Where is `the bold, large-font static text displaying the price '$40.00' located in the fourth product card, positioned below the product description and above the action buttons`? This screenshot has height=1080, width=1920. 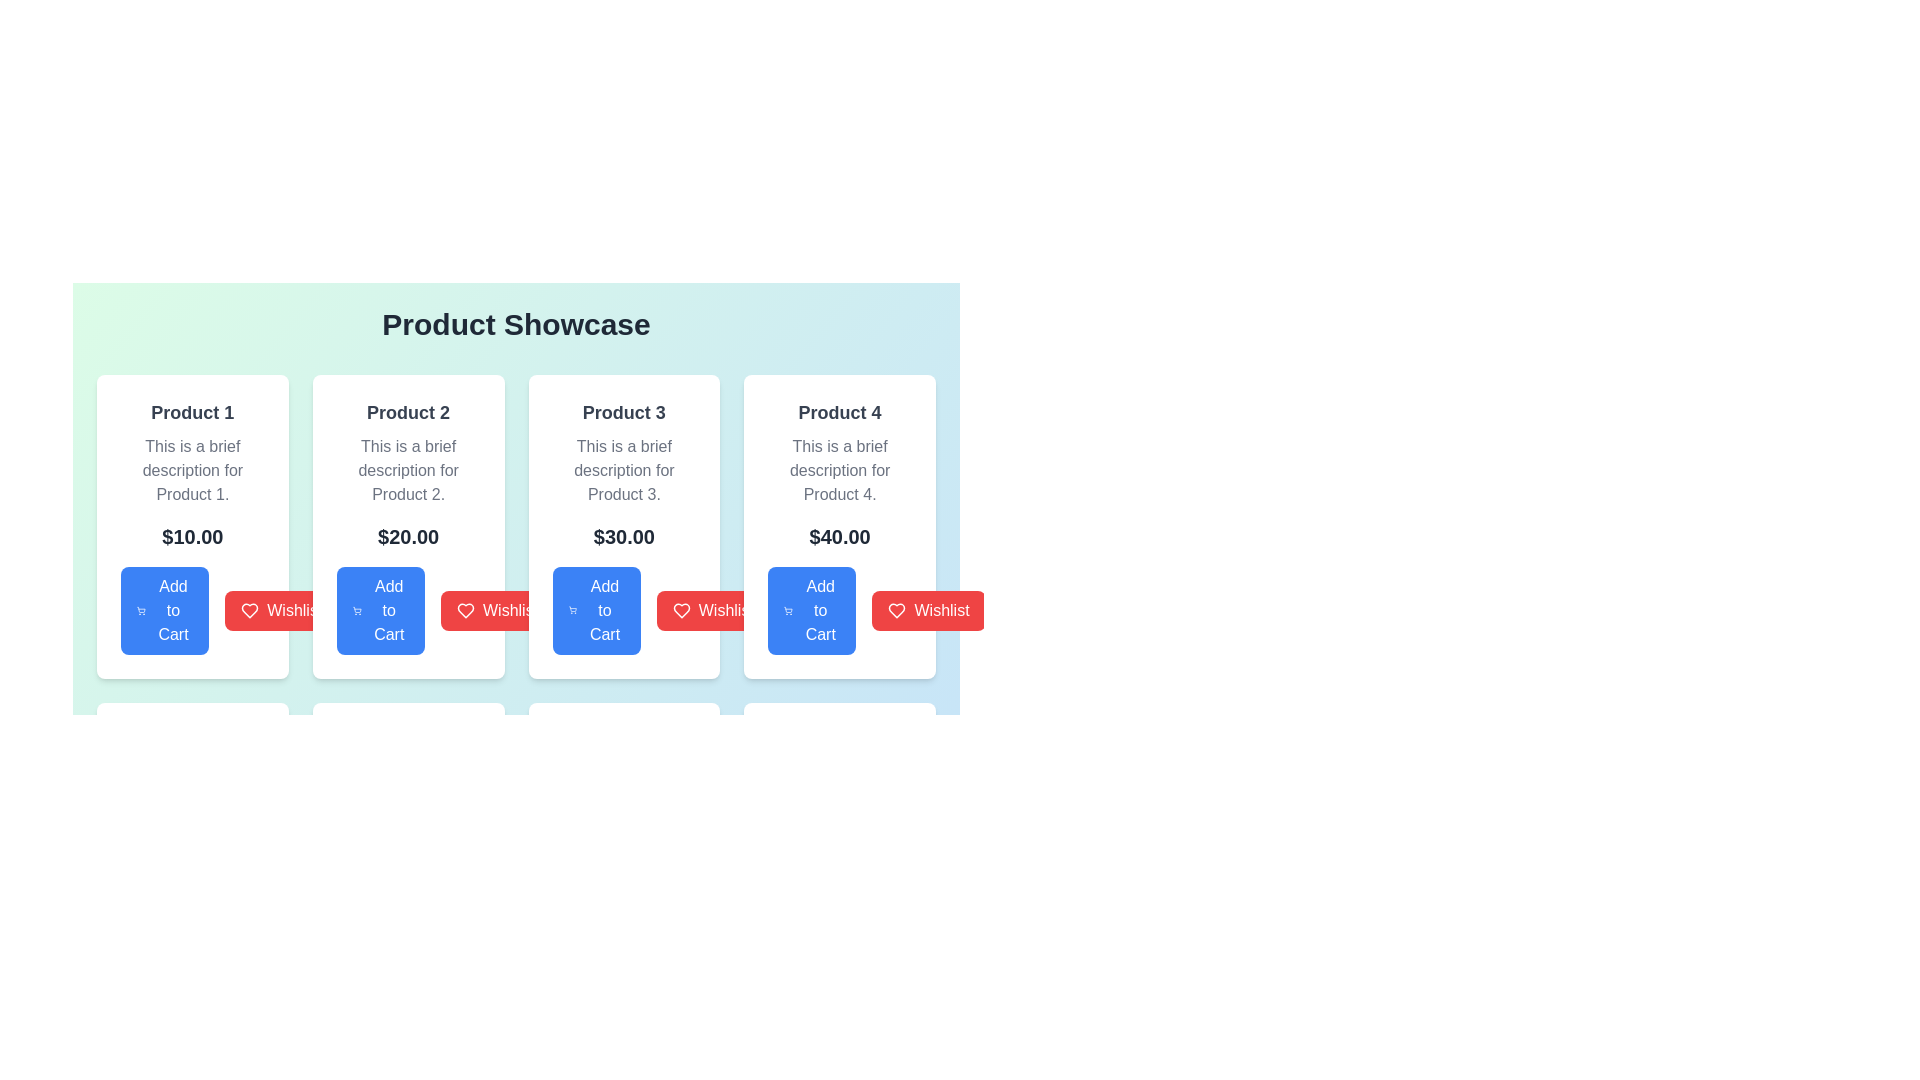 the bold, large-font static text displaying the price '$40.00' located in the fourth product card, positioned below the product description and above the action buttons is located at coordinates (840, 535).